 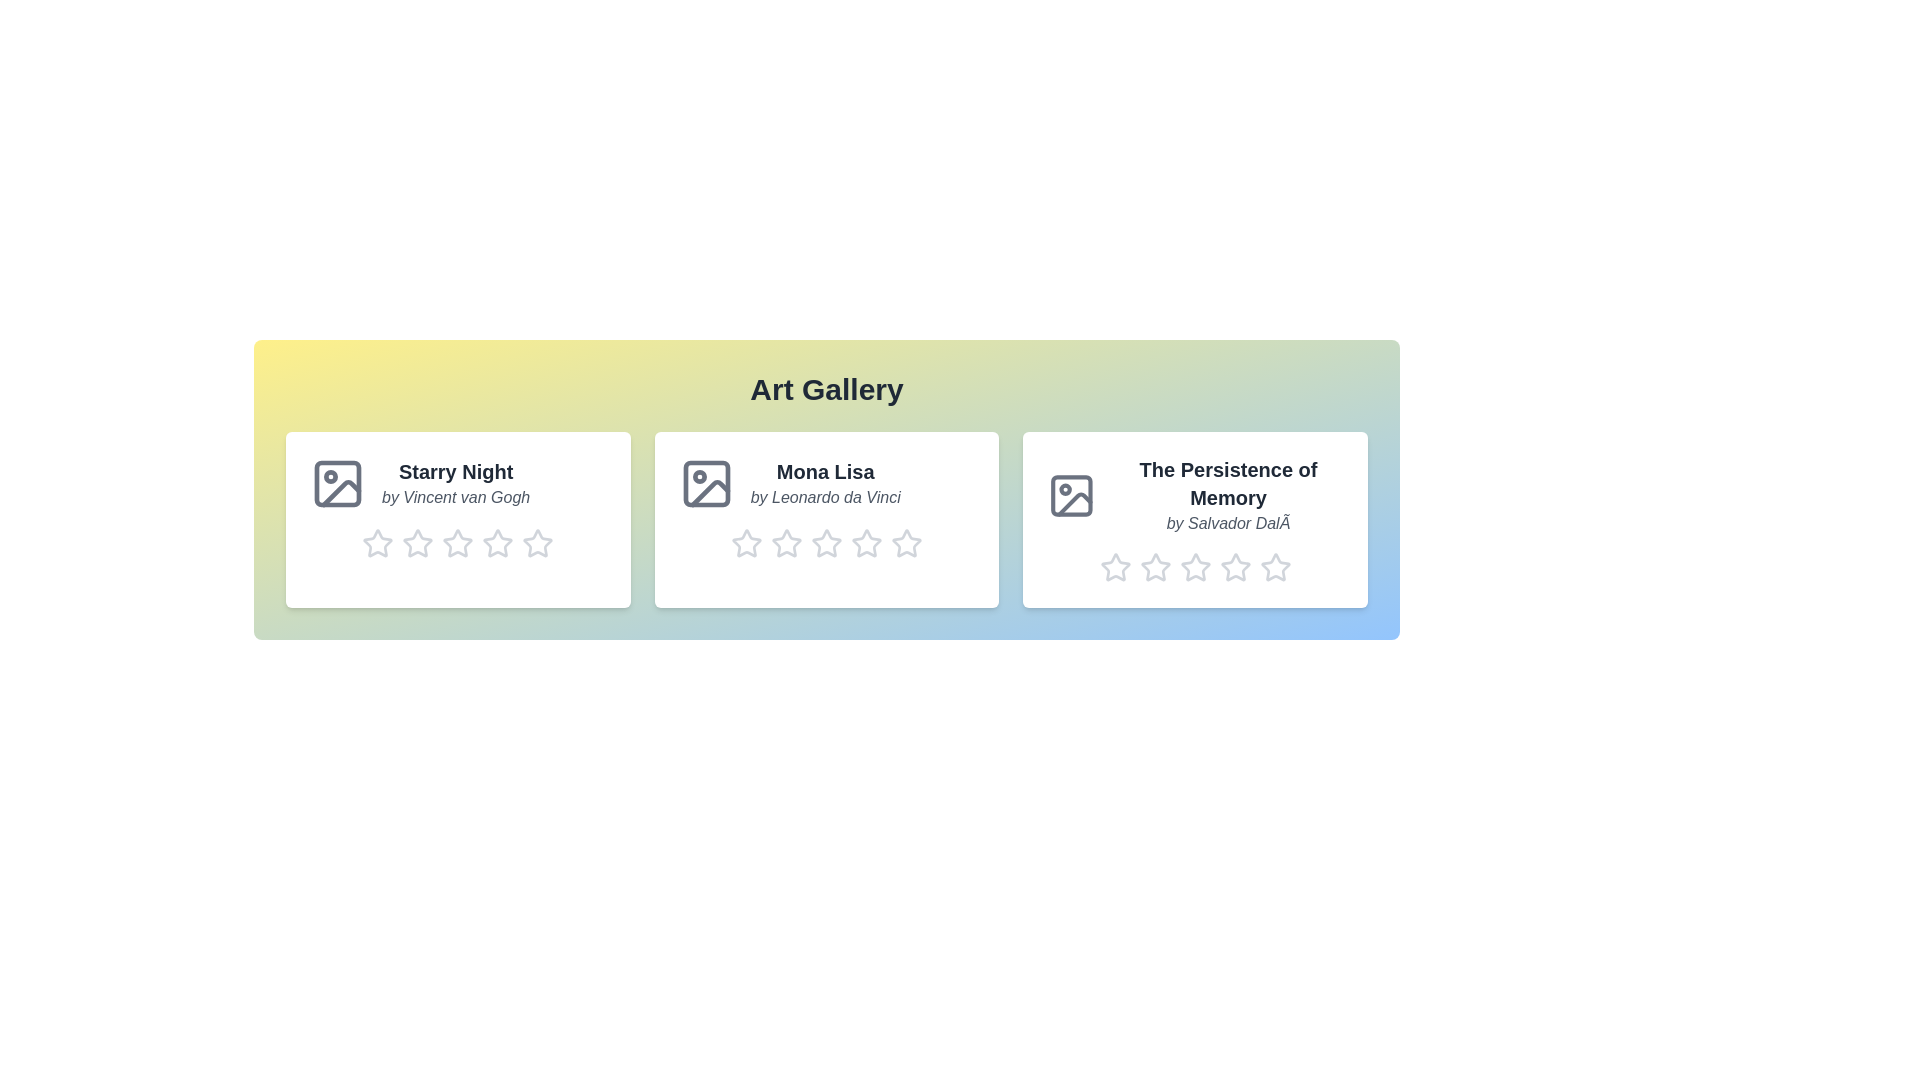 What do you see at coordinates (1195, 567) in the screenshot?
I see `the rating for the artwork 'The Persistence of Memory' to 3 stars` at bounding box center [1195, 567].